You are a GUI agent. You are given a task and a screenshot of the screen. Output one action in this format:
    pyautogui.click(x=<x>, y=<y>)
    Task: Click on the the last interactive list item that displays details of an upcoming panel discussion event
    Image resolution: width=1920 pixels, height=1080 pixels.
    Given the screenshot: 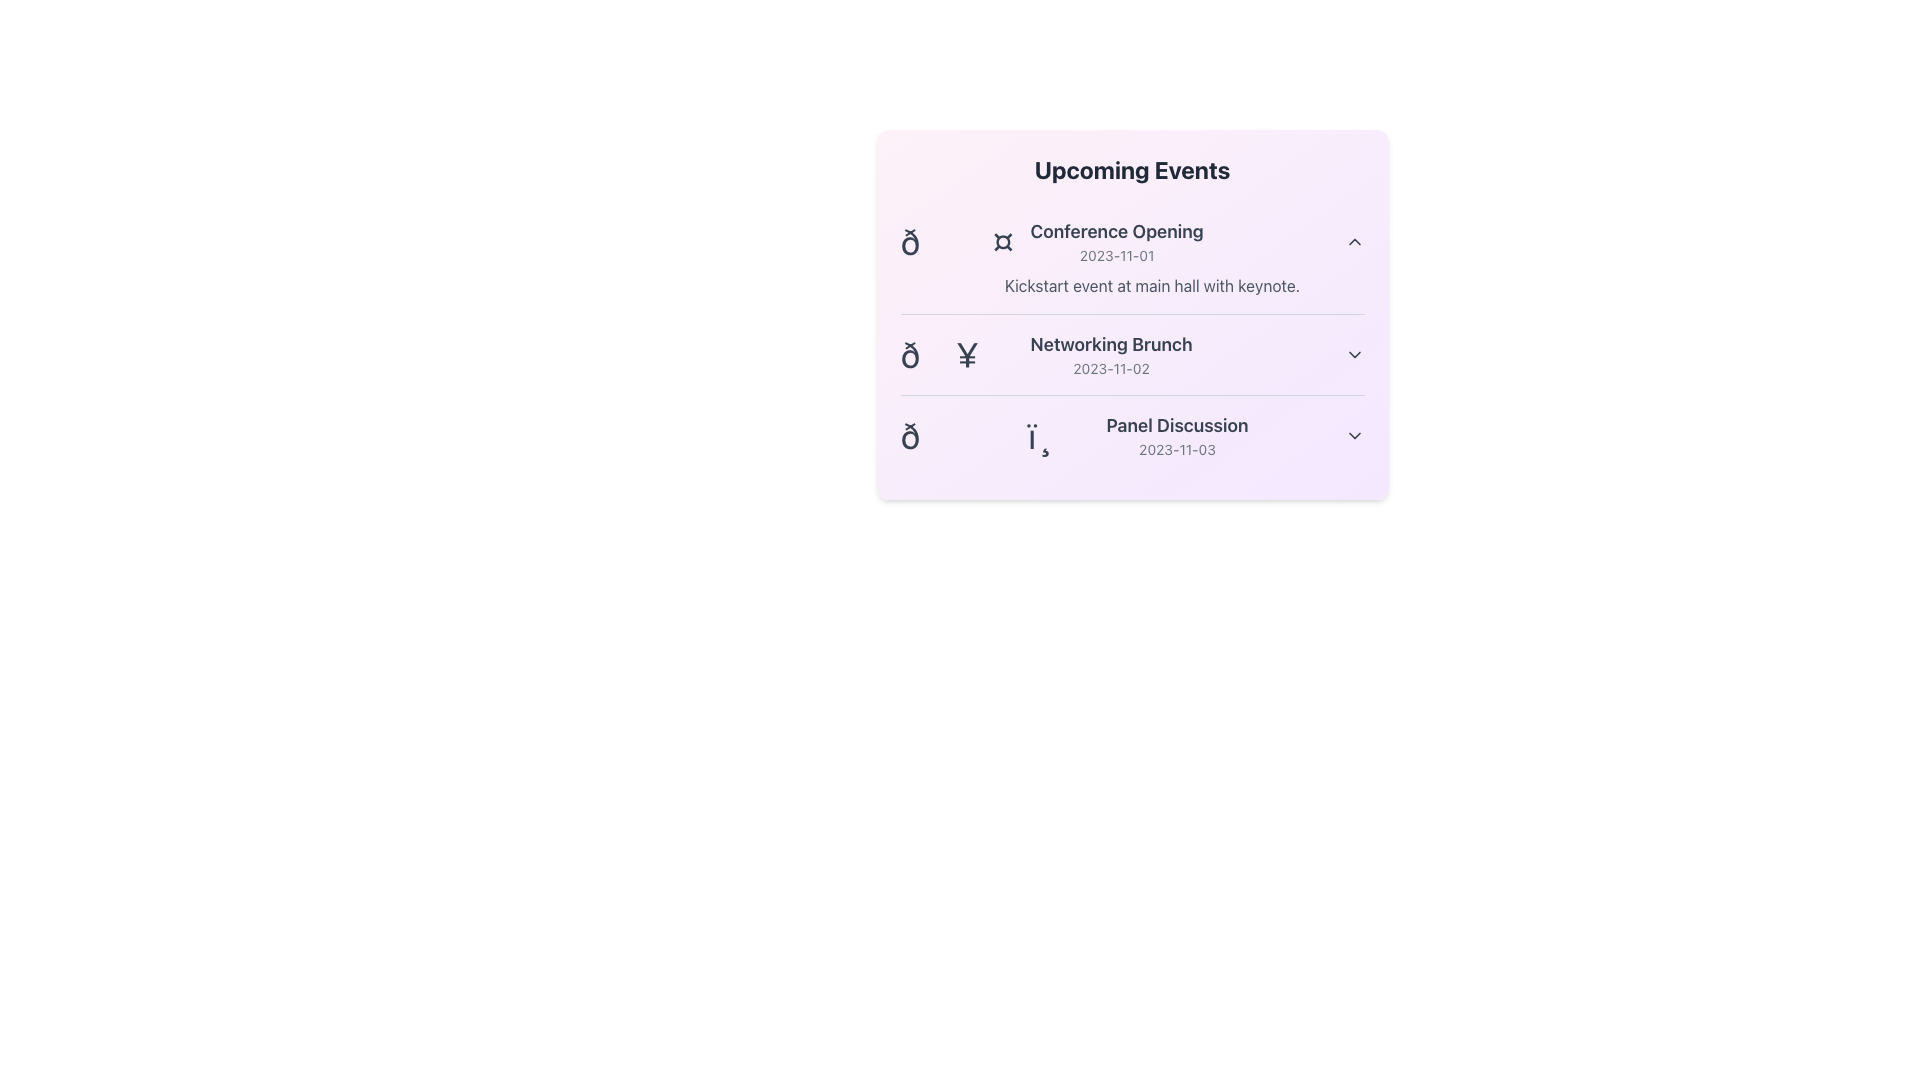 What is the action you would take?
    pyautogui.click(x=1132, y=434)
    